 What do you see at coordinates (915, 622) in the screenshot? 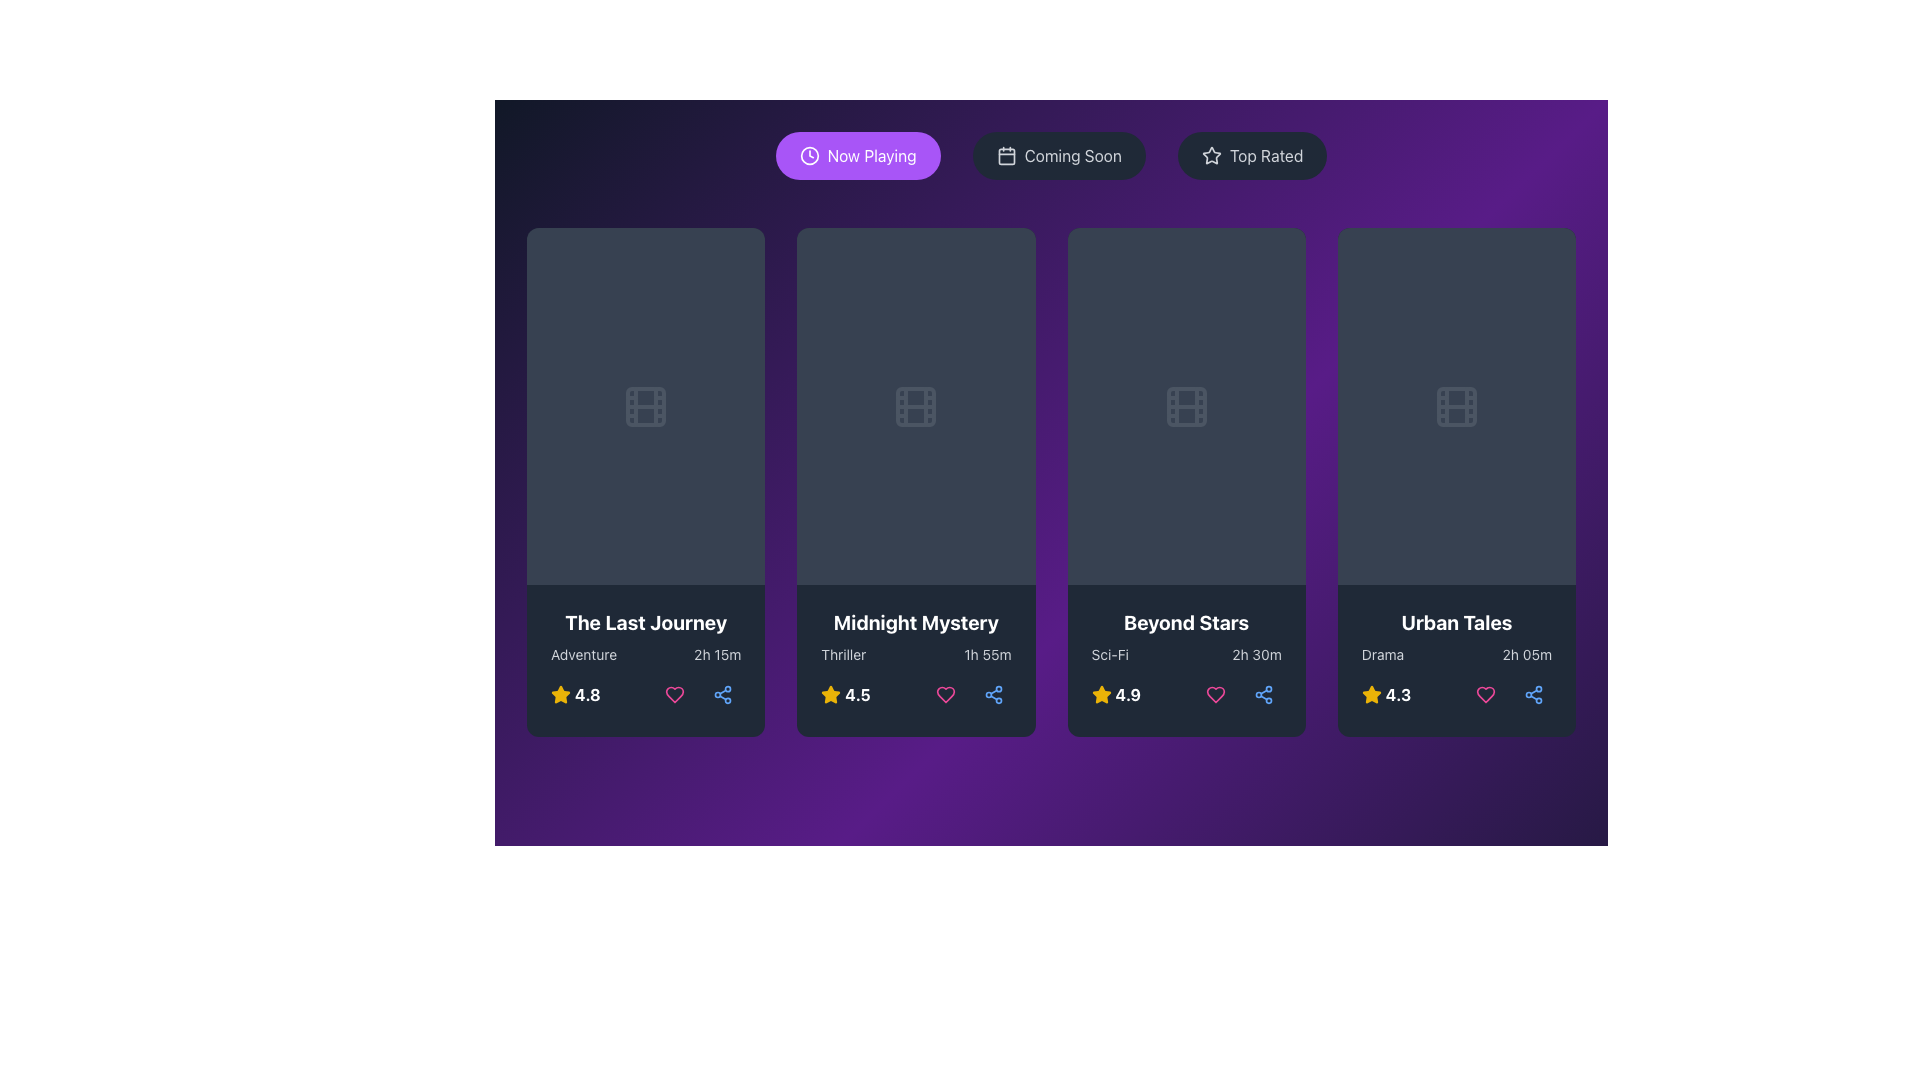
I see `the text label displaying the movie title, which is located at the top of the movie card in the second column of a grid layout` at bounding box center [915, 622].